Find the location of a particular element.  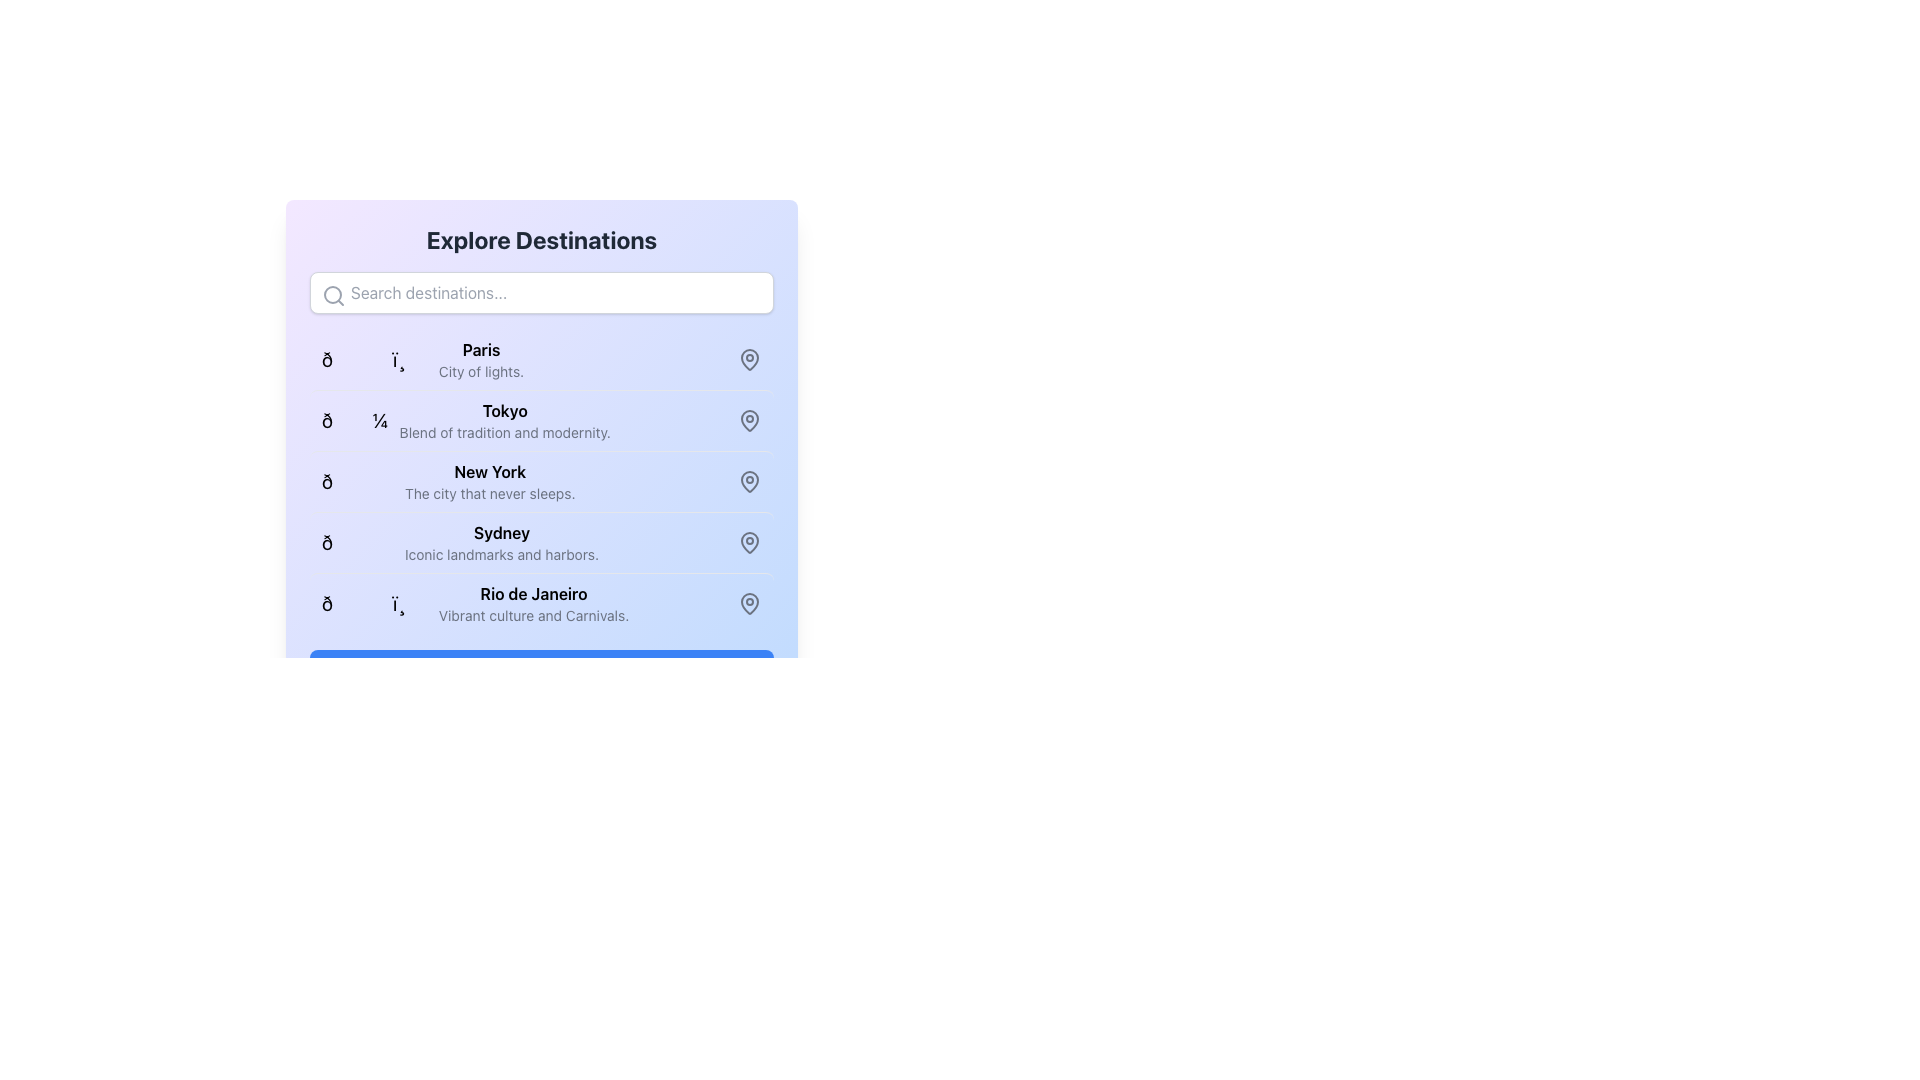

the gray map pin icon next to the 'Sydney' list item is located at coordinates (748, 543).